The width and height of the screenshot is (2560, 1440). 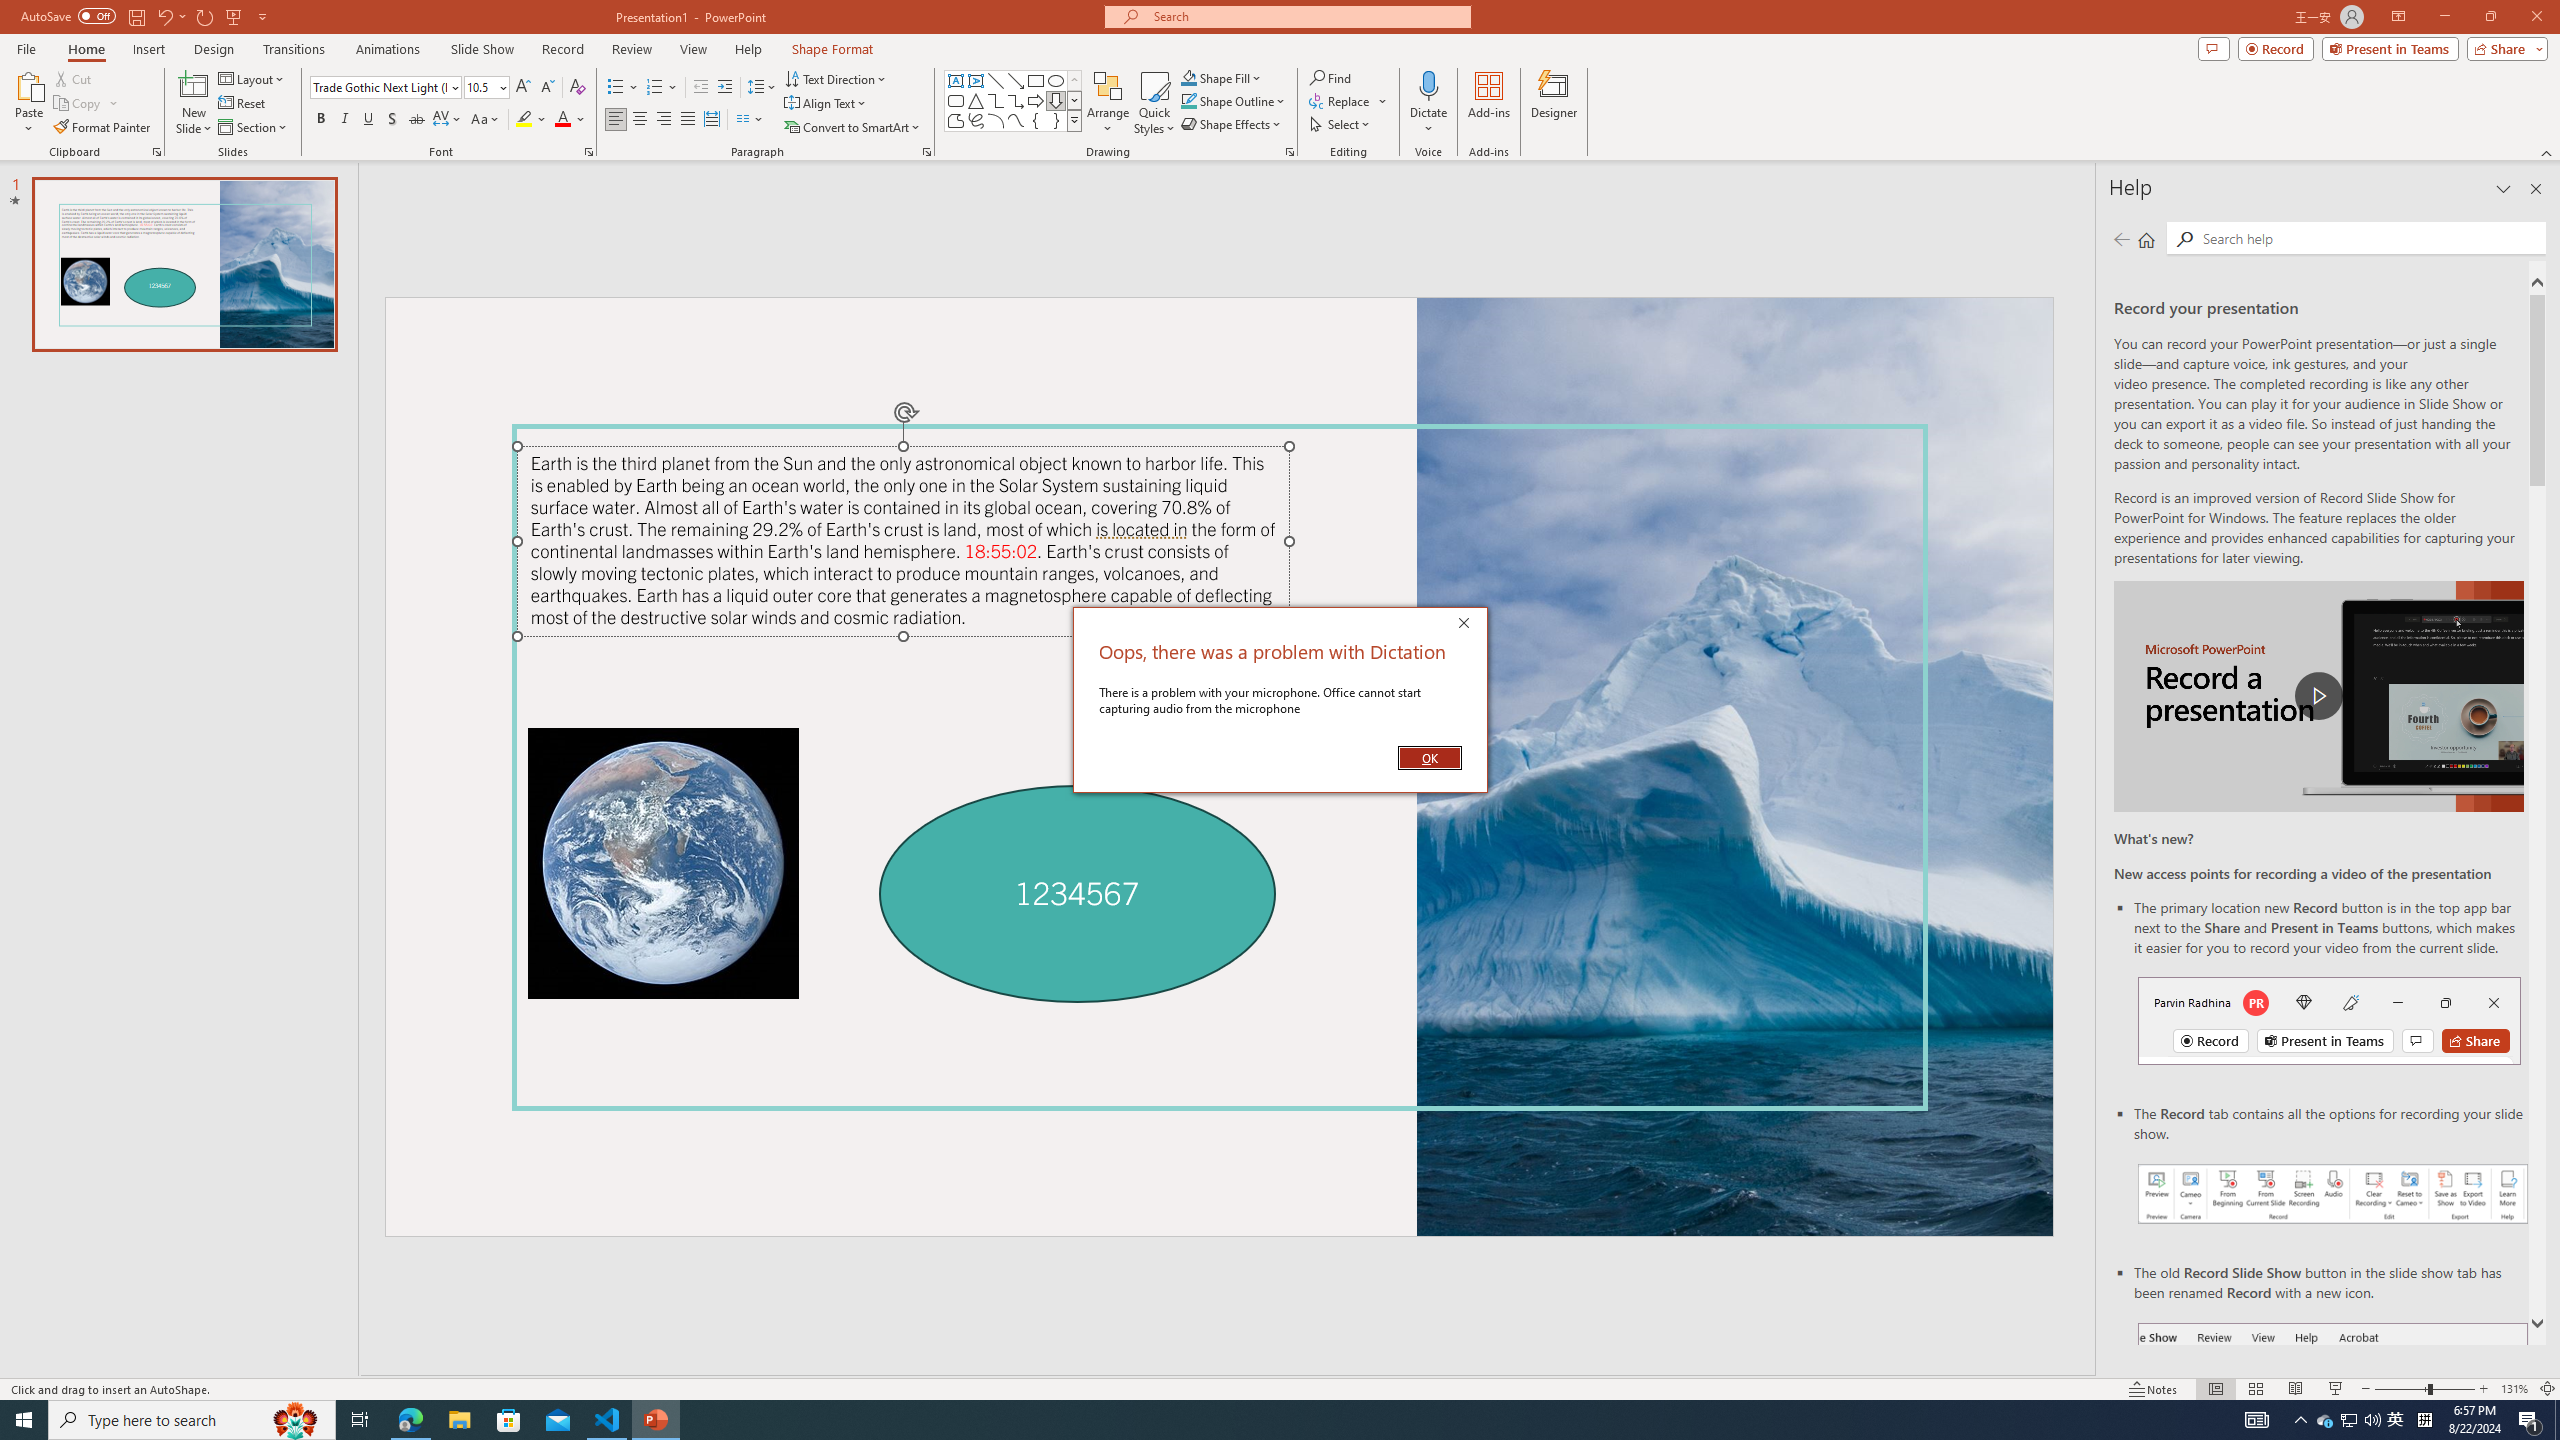 What do you see at coordinates (530, 118) in the screenshot?
I see `'Text Highlight Color'` at bounding box center [530, 118].